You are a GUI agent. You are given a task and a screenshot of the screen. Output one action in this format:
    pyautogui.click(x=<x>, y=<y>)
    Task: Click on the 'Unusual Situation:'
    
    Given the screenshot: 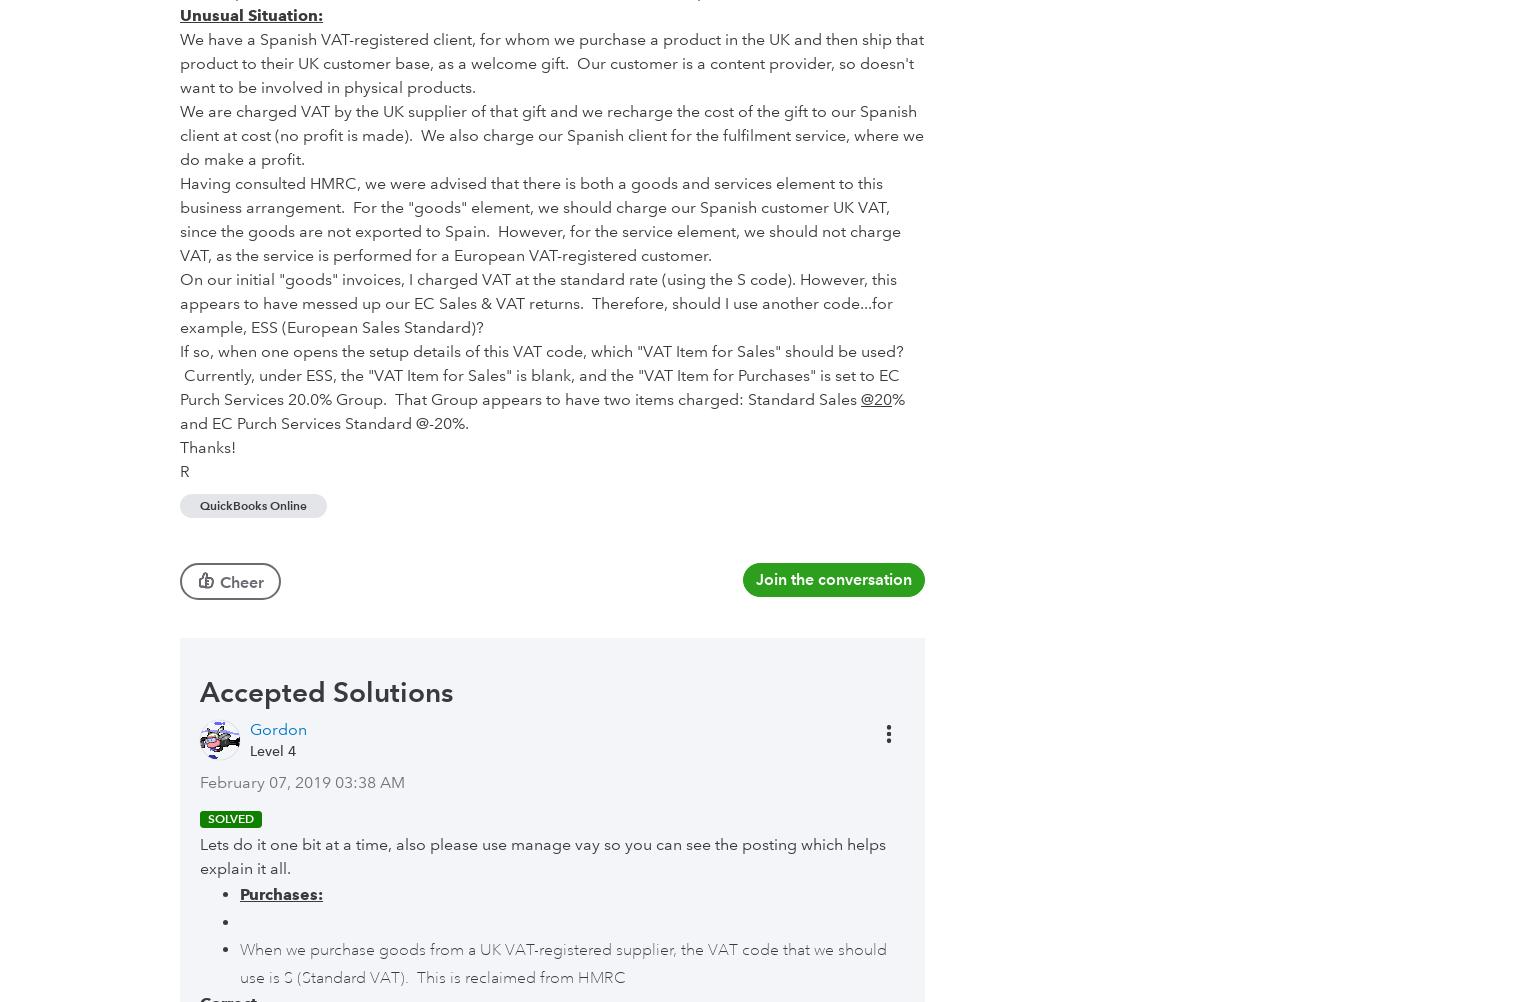 What is the action you would take?
    pyautogui.click(x=250, y=14)
    